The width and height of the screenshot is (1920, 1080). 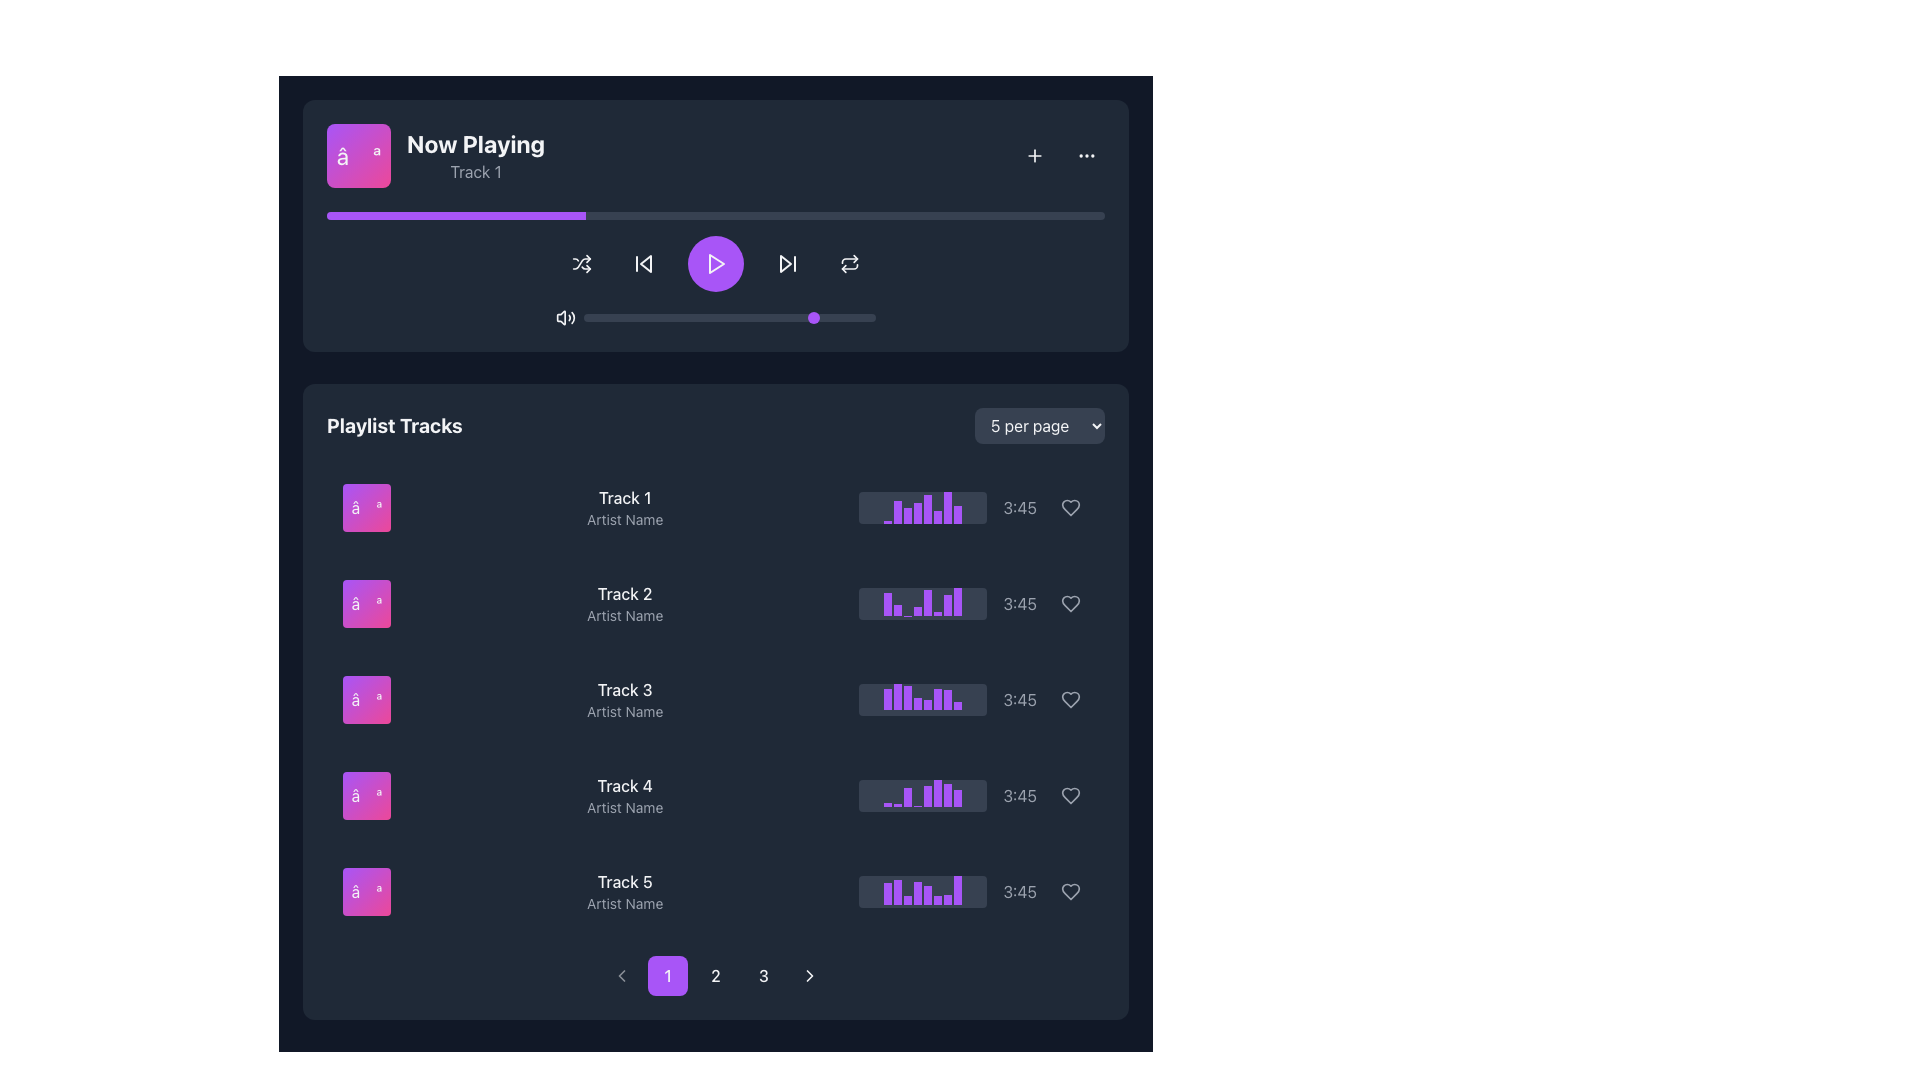 What do you see at coordinates (1020, 890) in the screenshot?
I see `the time indicator text label located on the far right side of the fifth row in the playlist track list, which displays the duration of the audio track` at bounding box center [1020, 890].